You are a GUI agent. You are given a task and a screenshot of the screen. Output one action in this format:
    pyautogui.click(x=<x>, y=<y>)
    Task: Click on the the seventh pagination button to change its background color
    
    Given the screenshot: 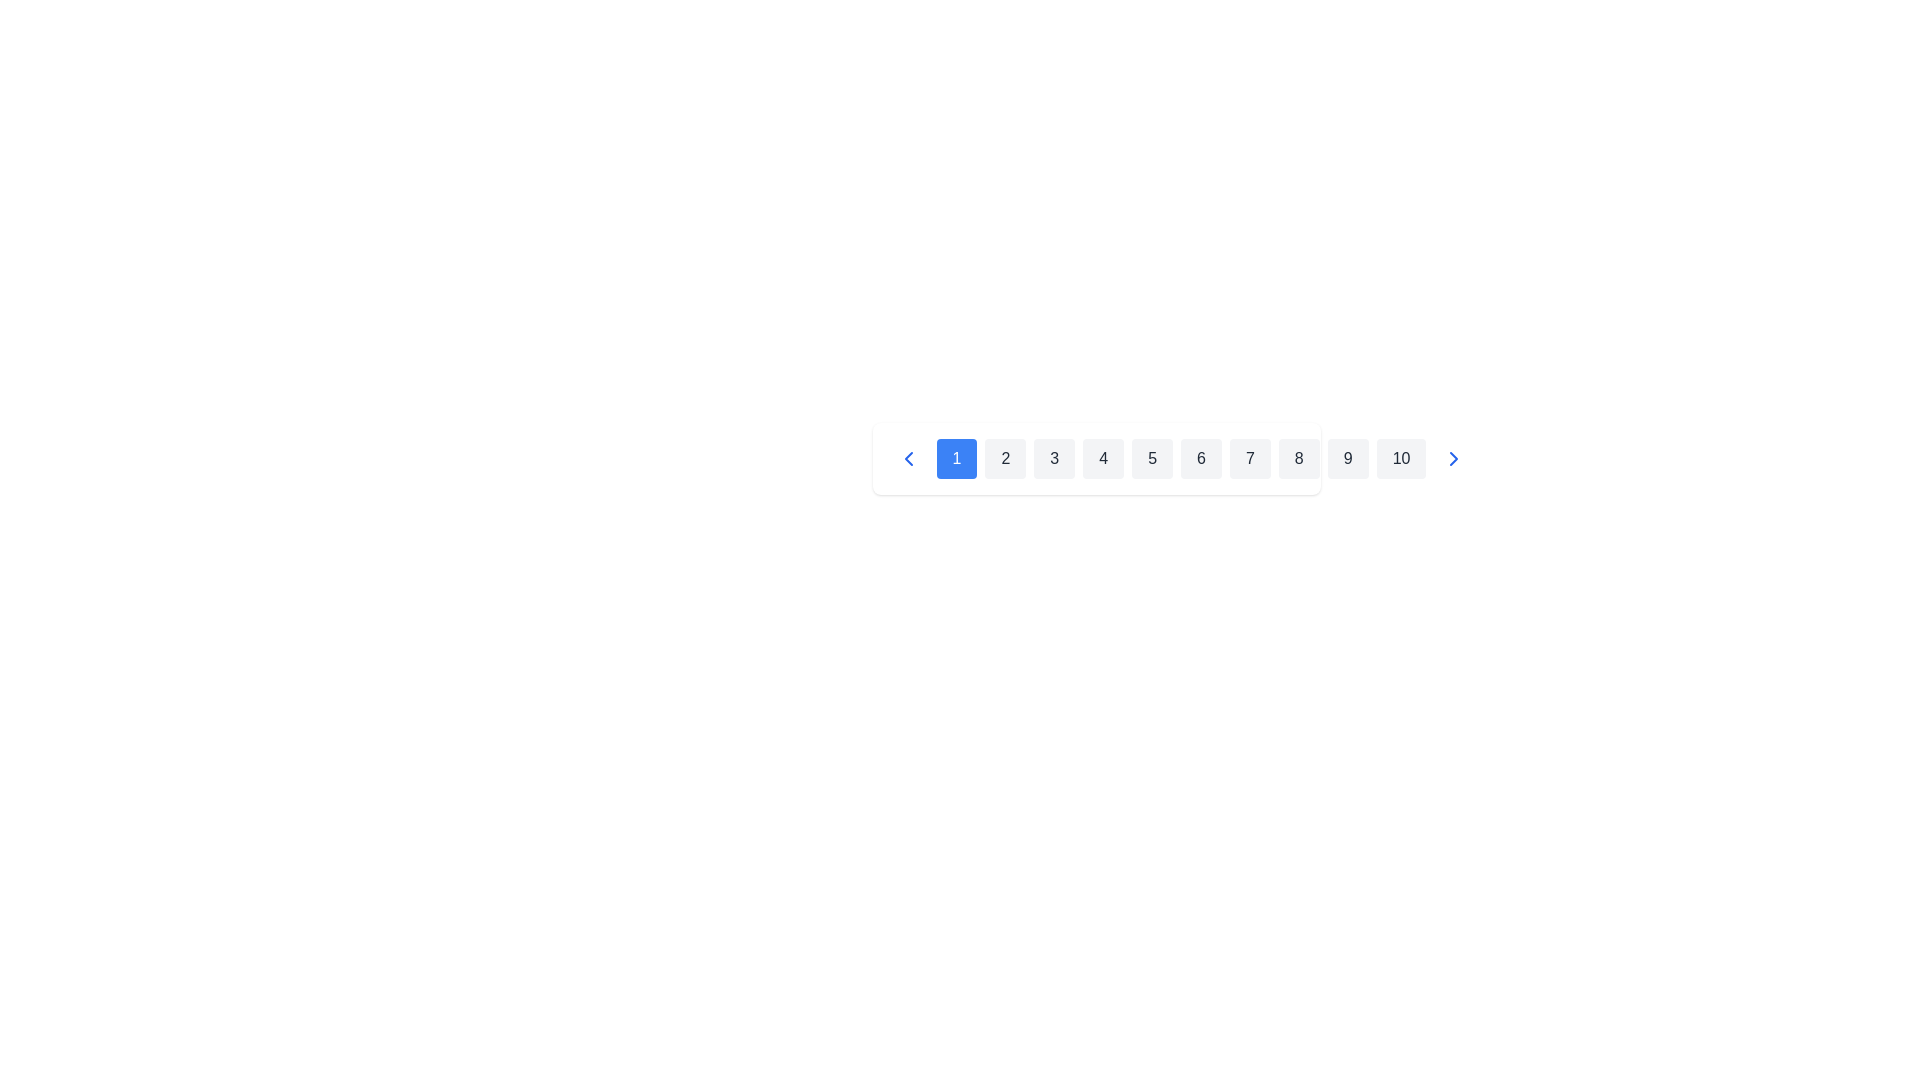 What is the action you would take?
    pyautogui.click(x=1249, y=459)
    